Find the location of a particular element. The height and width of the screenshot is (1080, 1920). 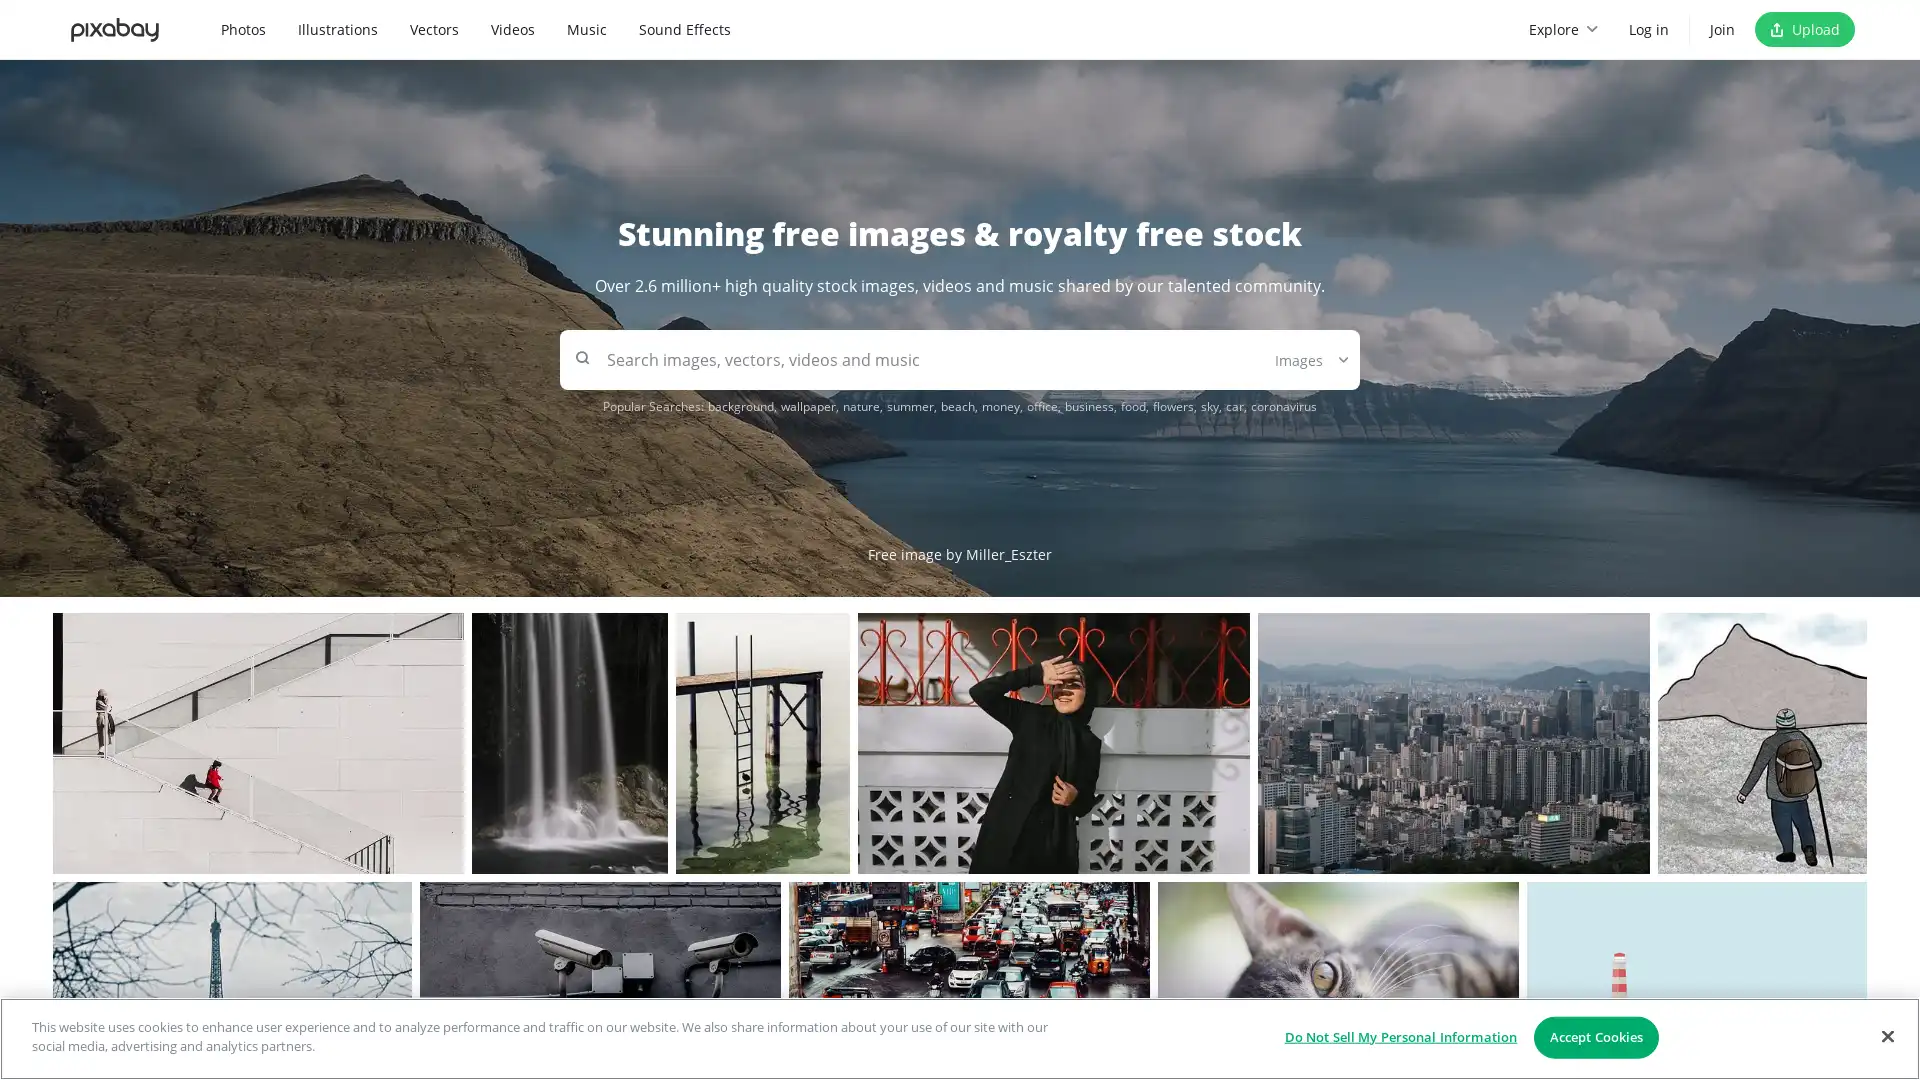

Close is located at coordinates (1886, 1035).